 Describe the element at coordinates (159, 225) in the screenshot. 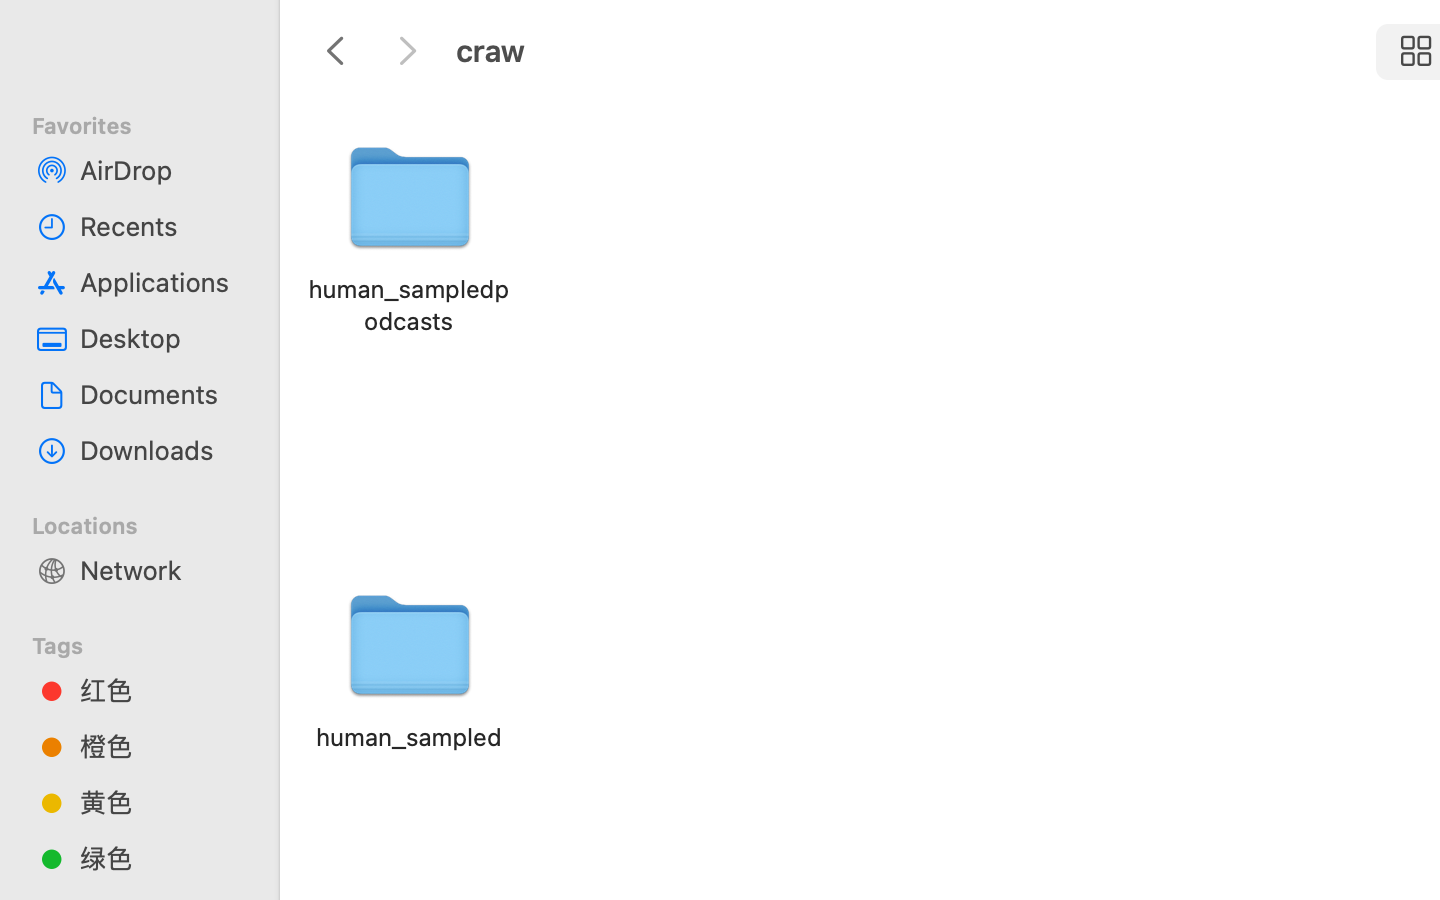

I see `'Recents'` at that location.